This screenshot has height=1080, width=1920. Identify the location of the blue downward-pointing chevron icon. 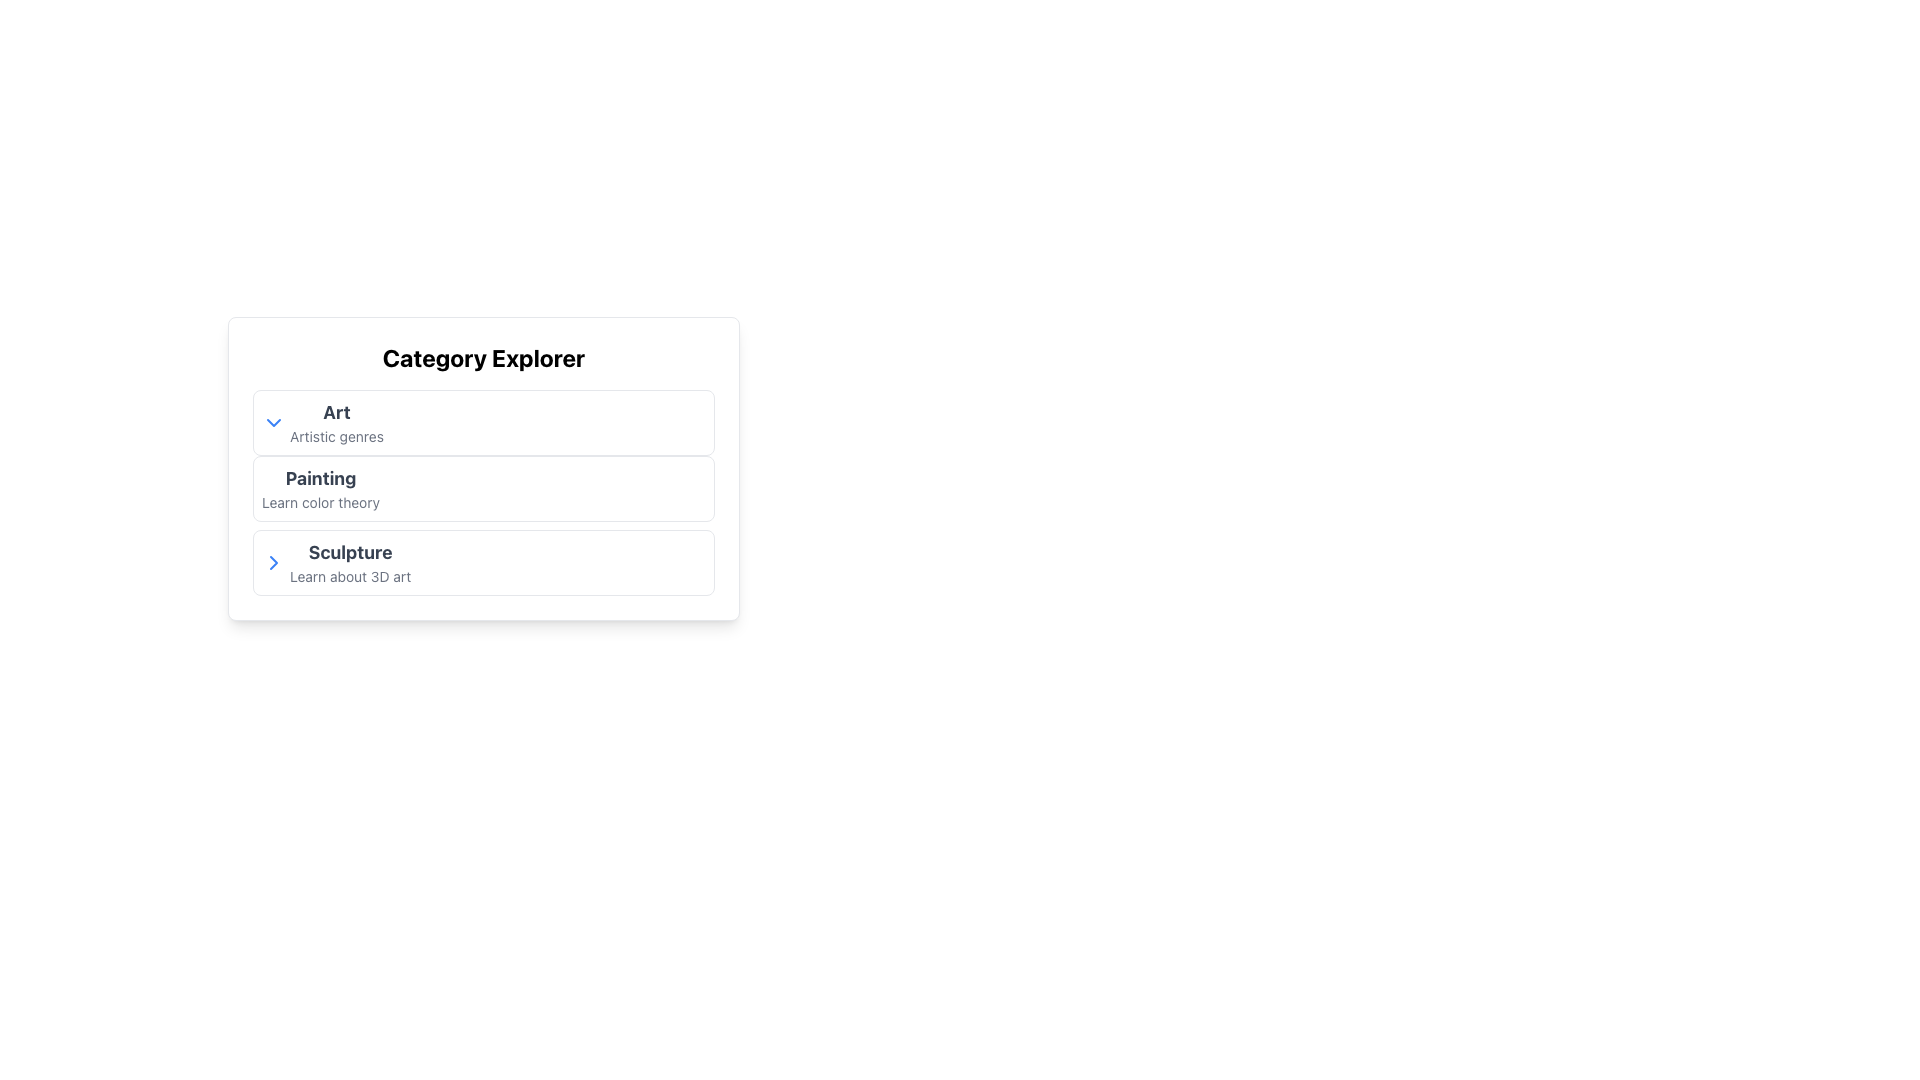
(272, 422).